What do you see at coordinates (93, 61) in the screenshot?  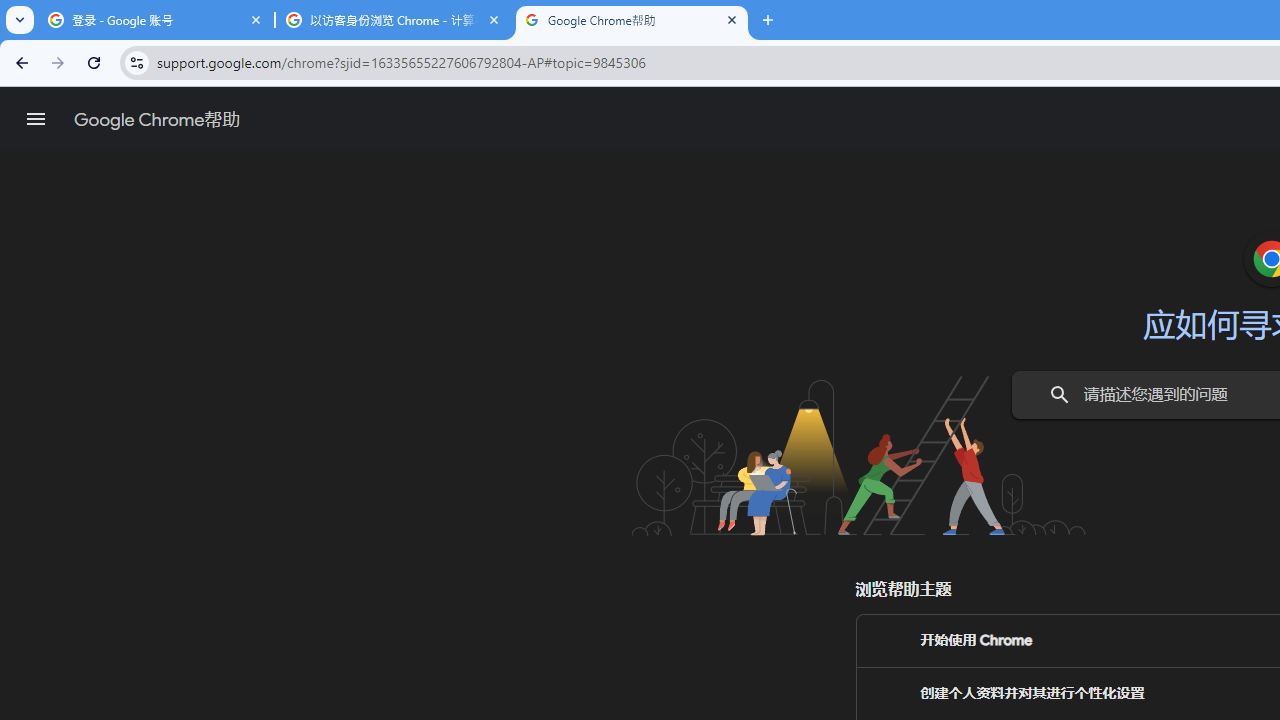 I see `'Reload'` at bounding box center [93, 61].